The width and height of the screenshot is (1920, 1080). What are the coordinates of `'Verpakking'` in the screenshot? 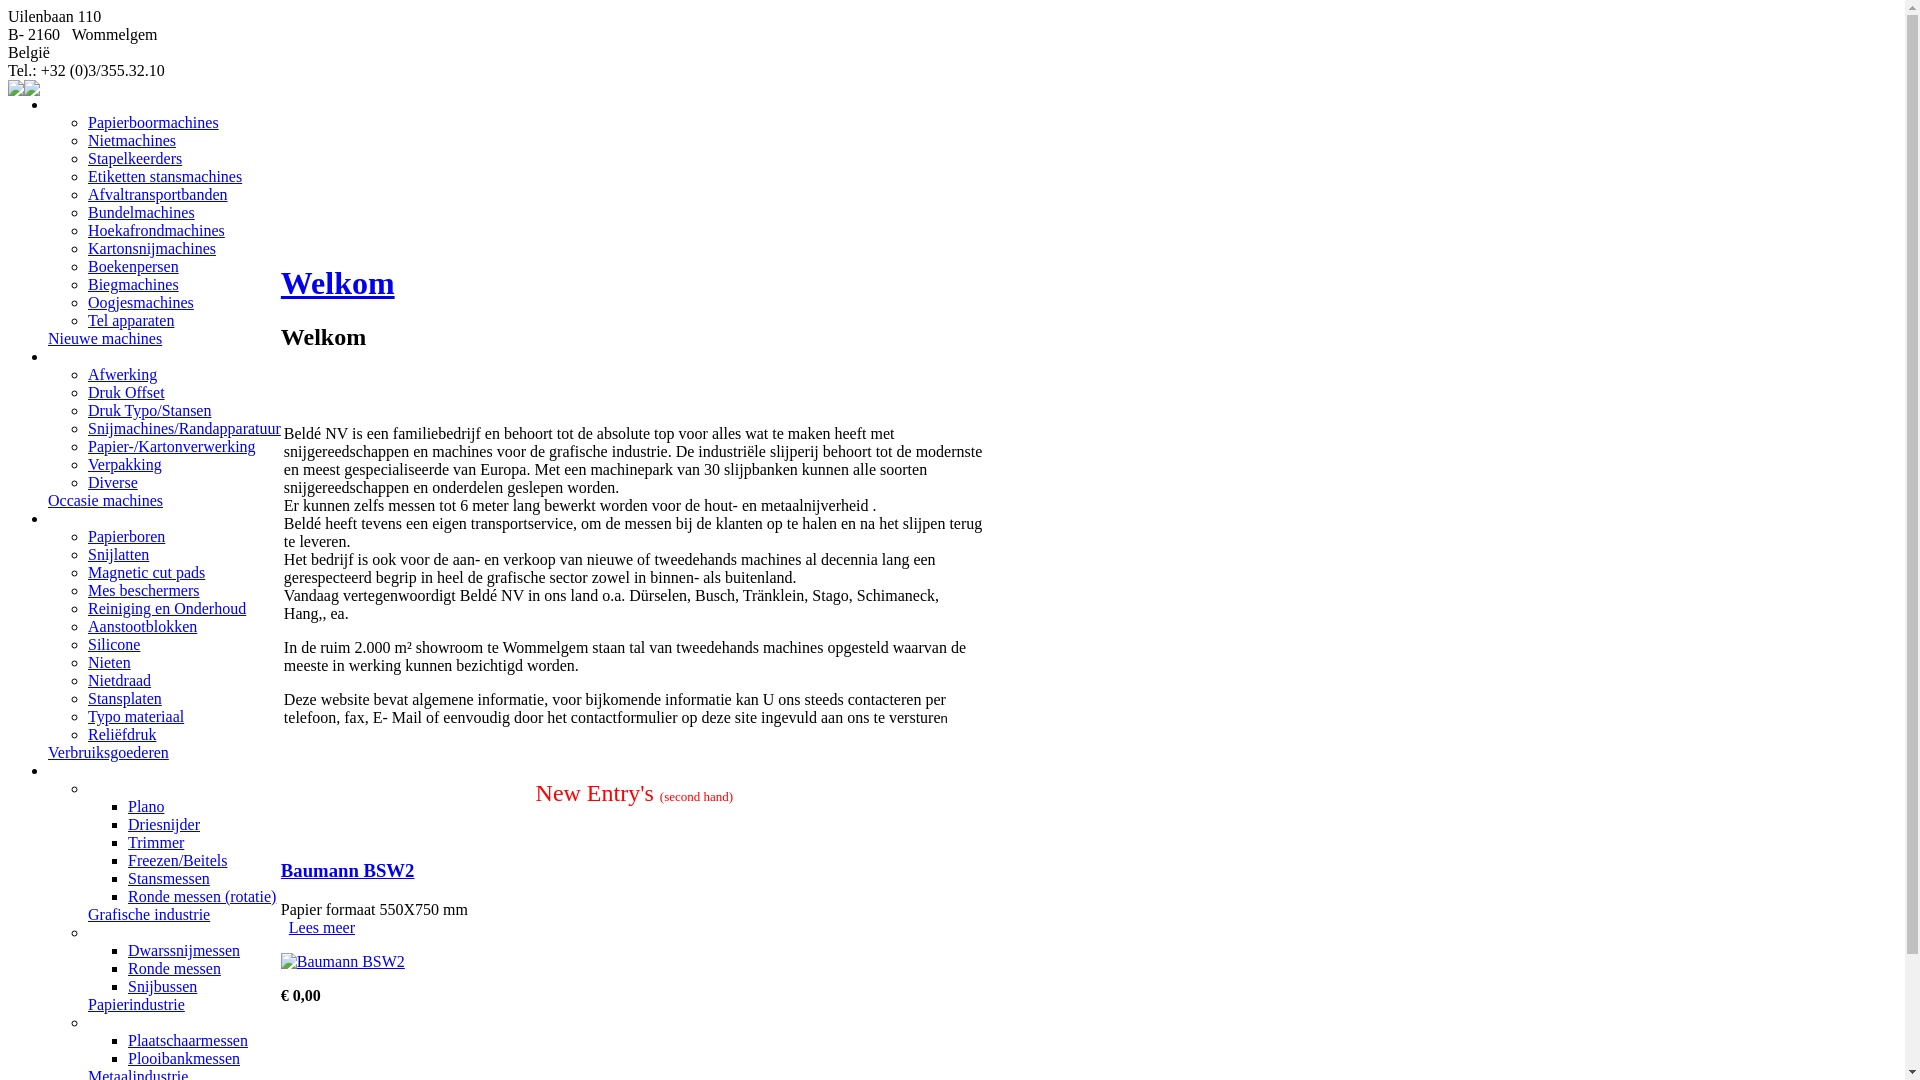 It's located at (123, 464).